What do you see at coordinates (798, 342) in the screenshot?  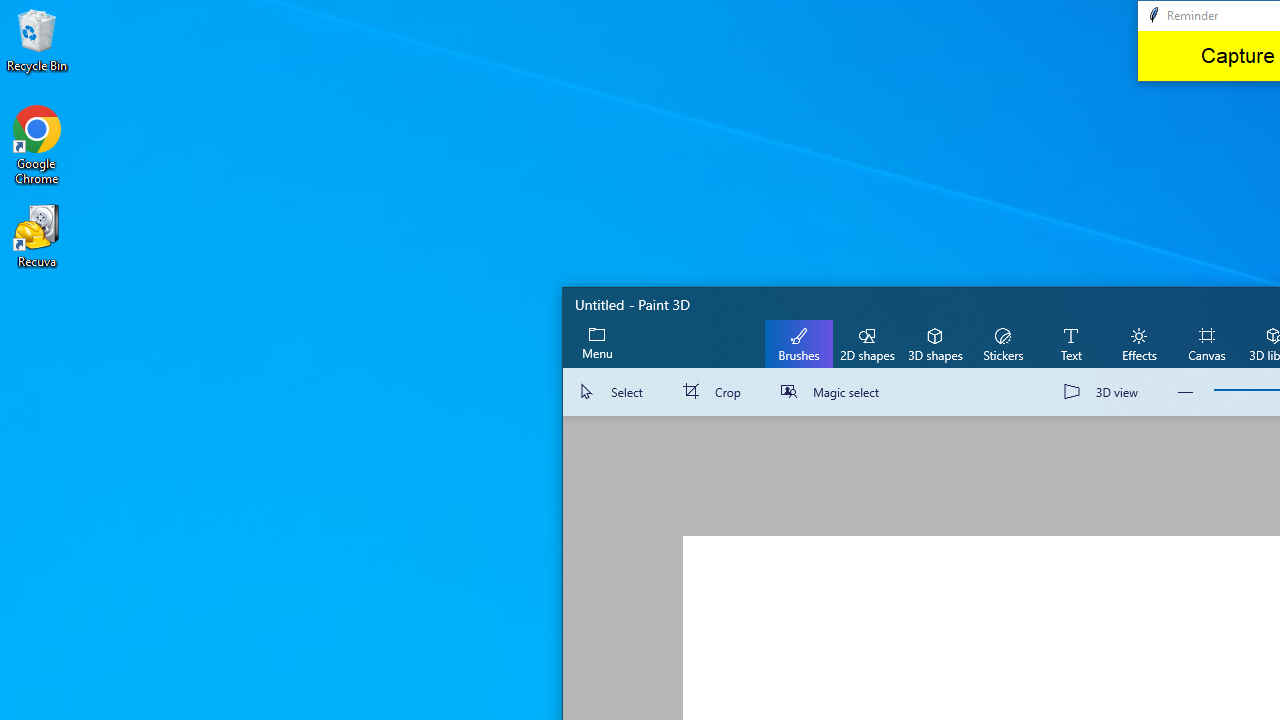 I see `'Brushes'` at bounding box center [798, 342].